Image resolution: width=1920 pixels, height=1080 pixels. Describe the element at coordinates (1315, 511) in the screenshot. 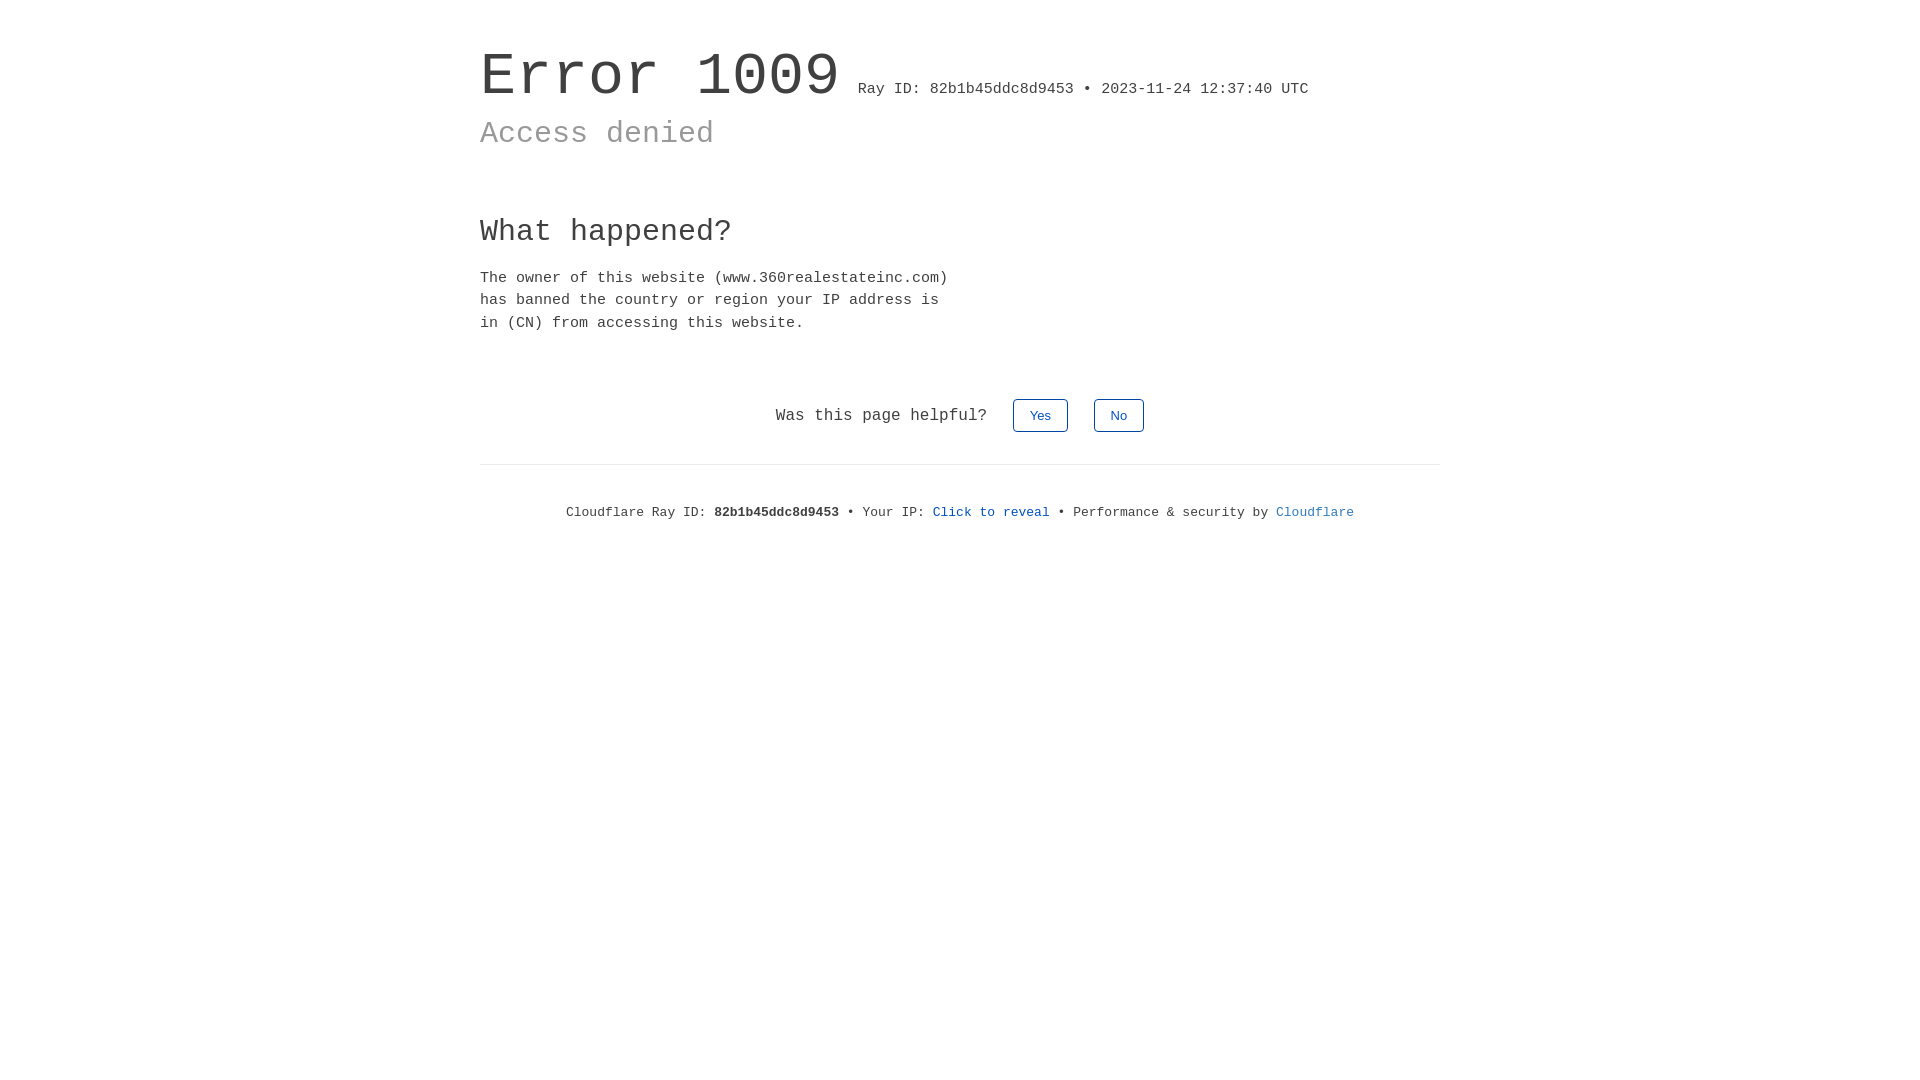

I see `'Cloudflare'` at that location.